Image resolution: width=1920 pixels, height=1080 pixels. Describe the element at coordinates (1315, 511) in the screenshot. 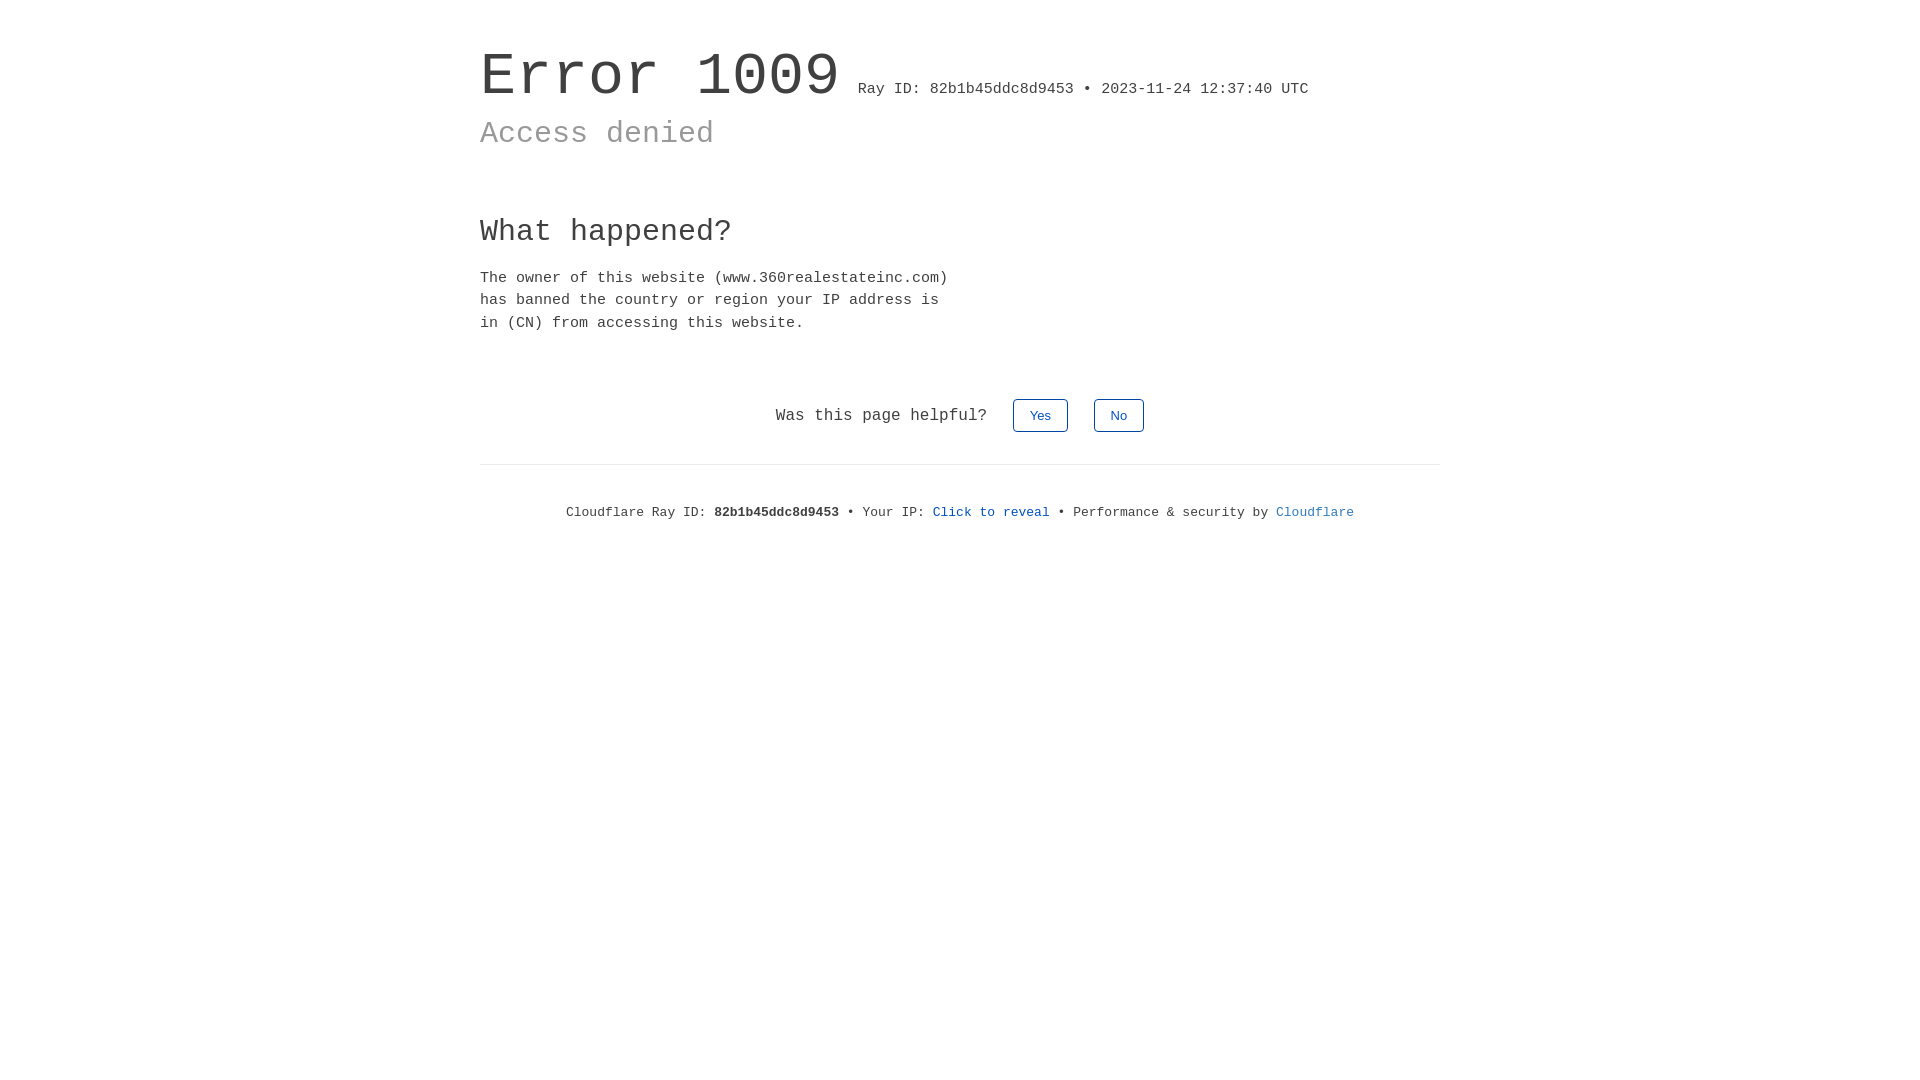

I see `'Cloudflare'` at that location.